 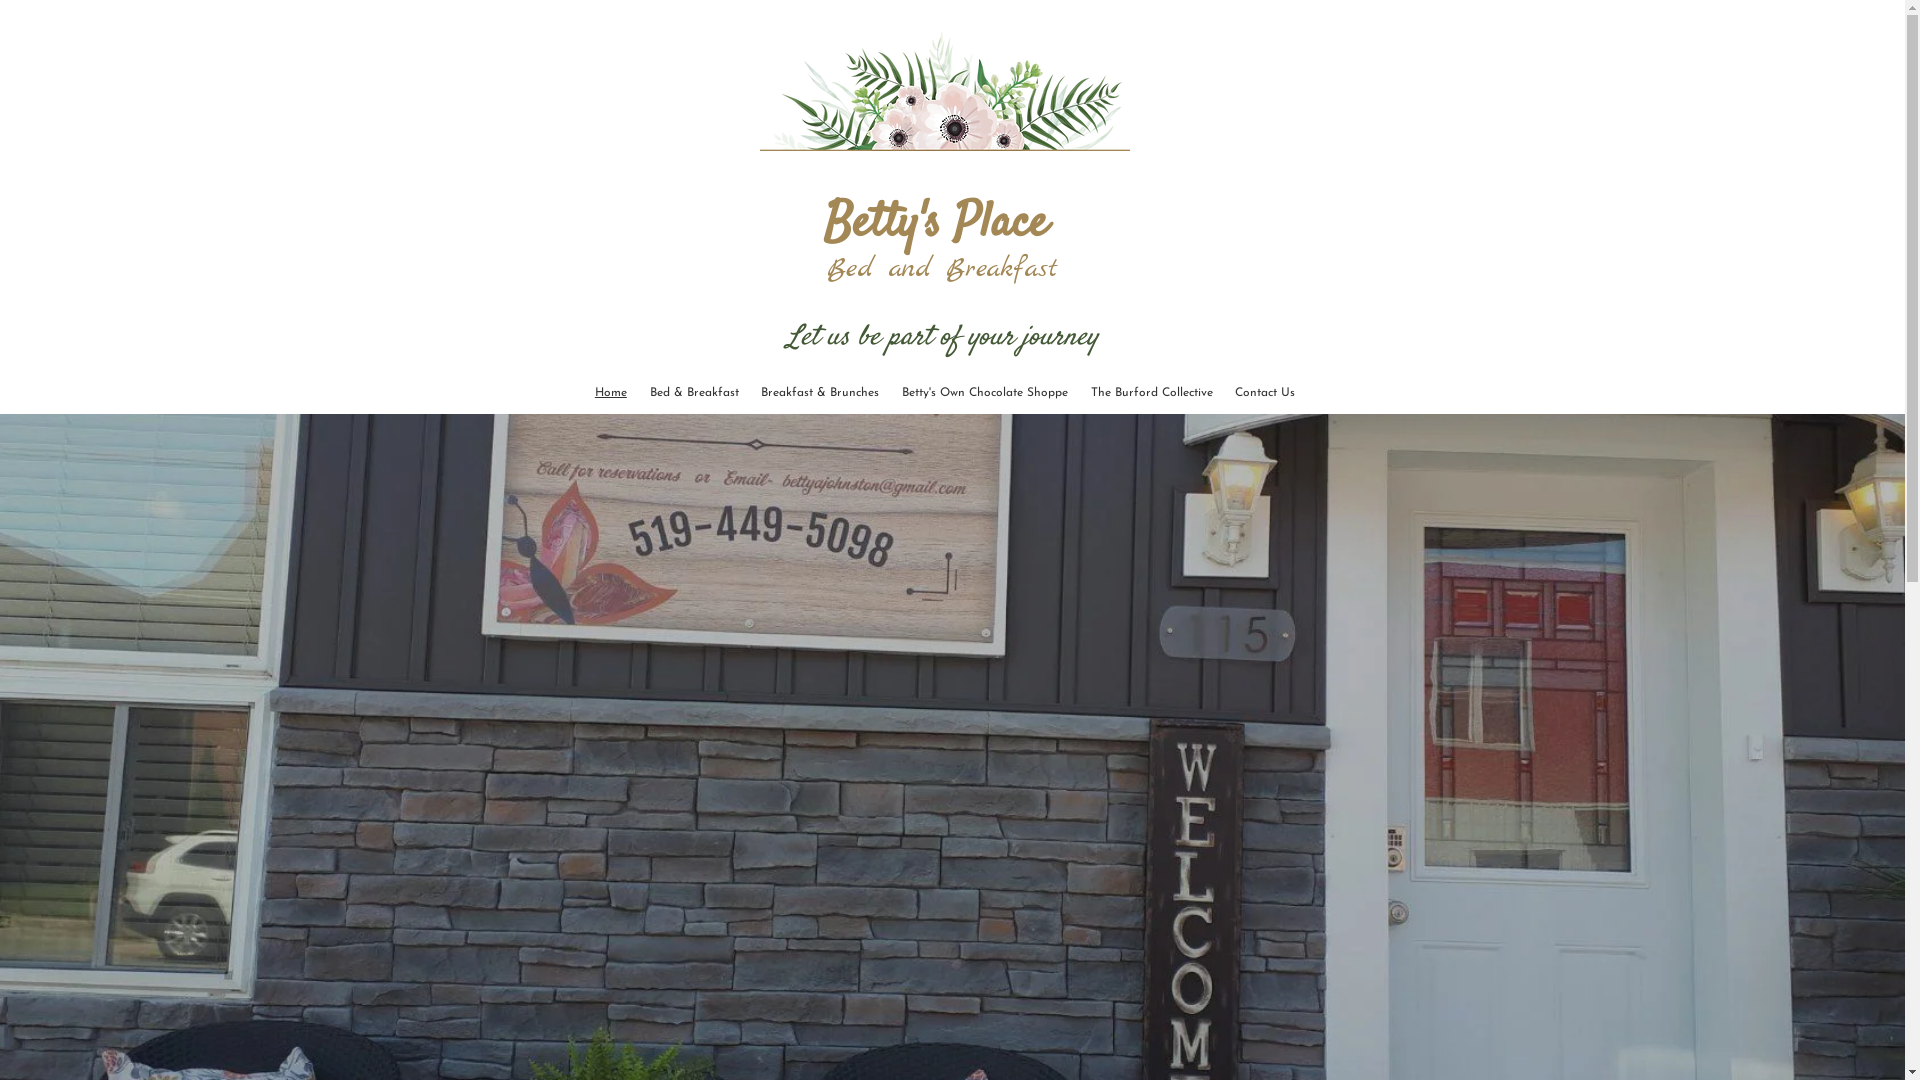 I want to click on 'Breakfast & Brunches', so click(x=820, y=393).